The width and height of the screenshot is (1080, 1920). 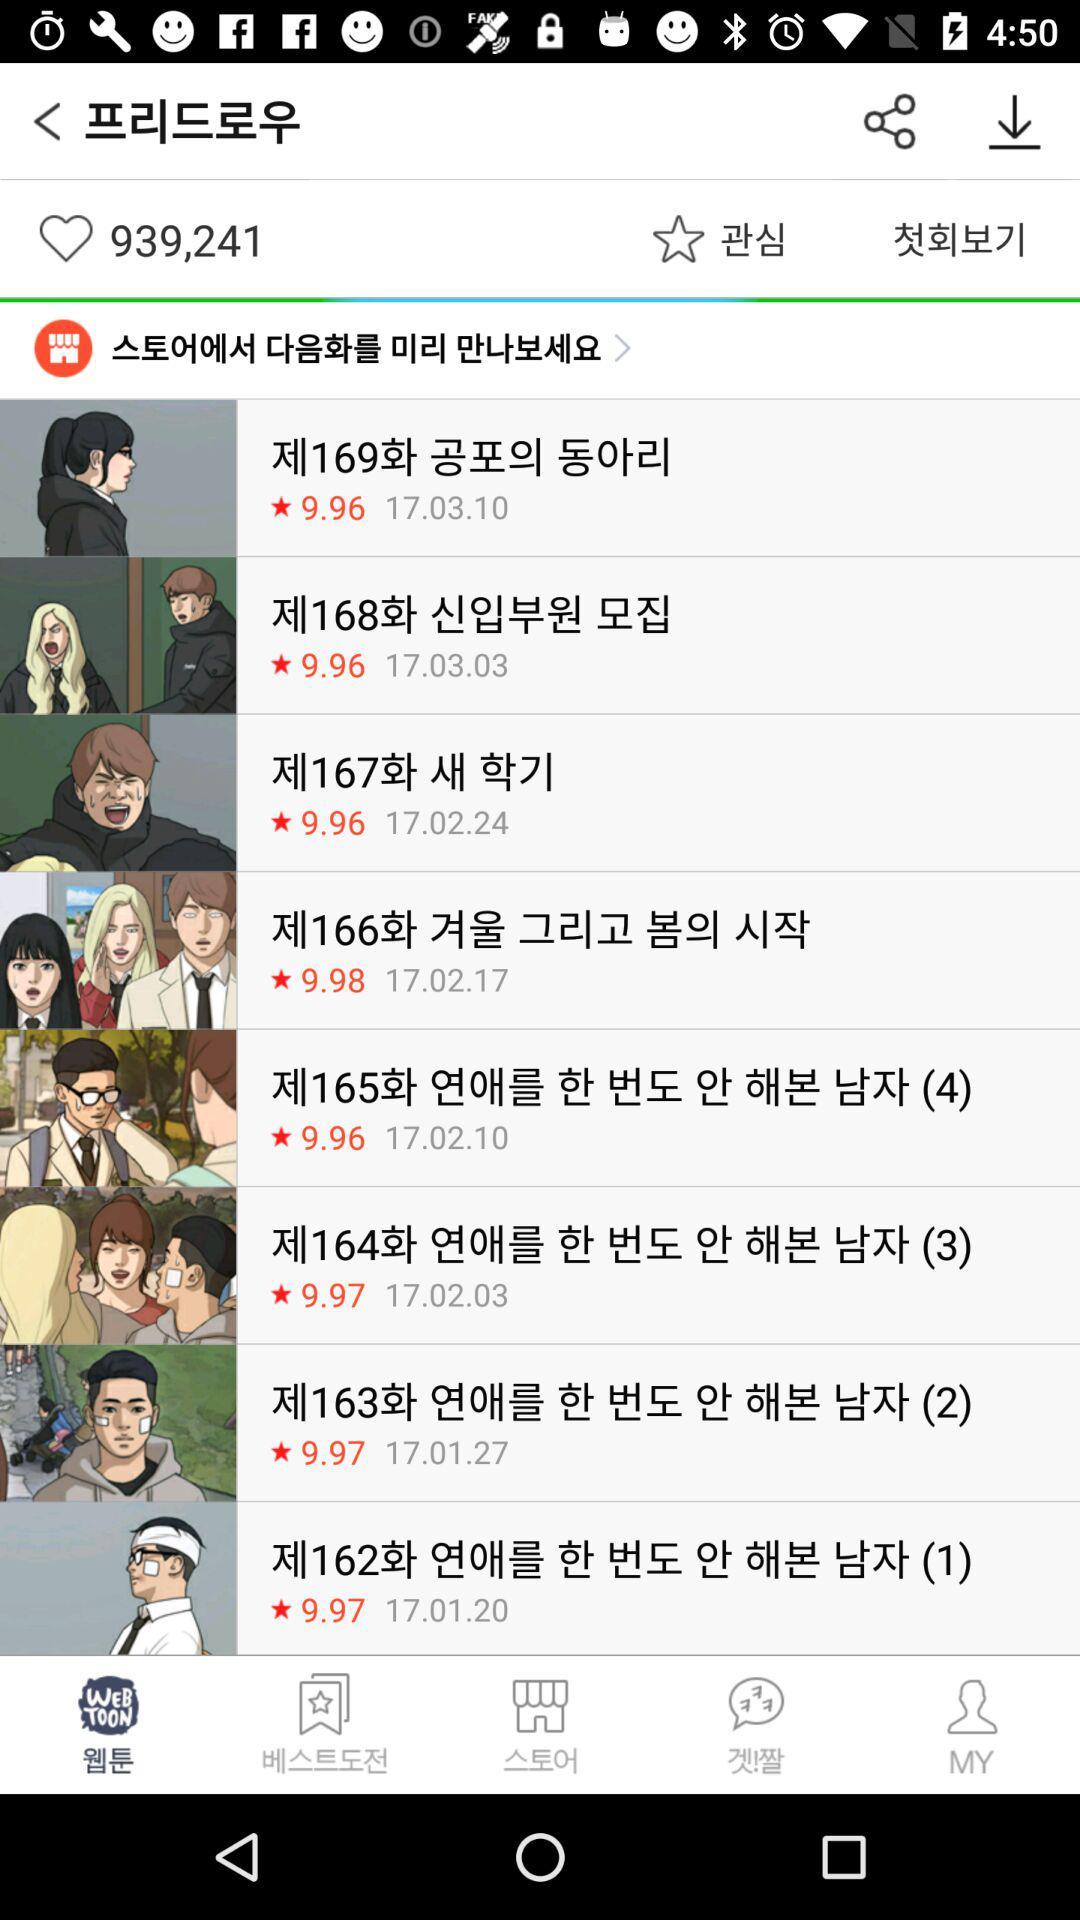 What do you see at coordinates (622, 348) in the screenshot?
I see `the right arrow mark` at bounding box center [622, 348].